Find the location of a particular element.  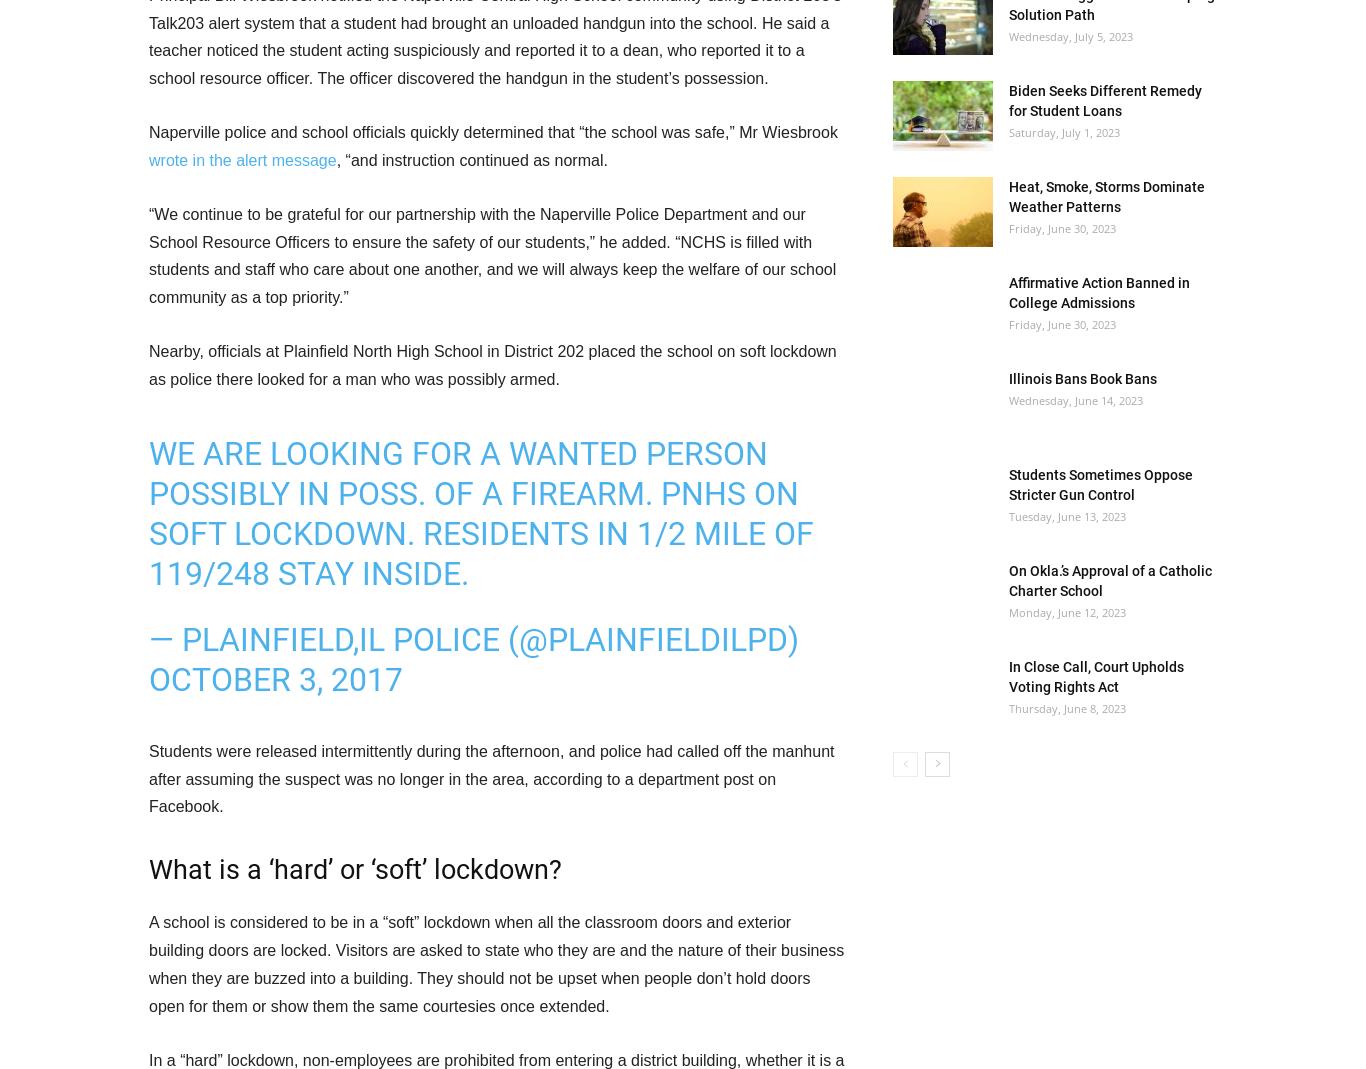

'Wednesday, July 5, 2023' is located at coordinates (1009, 35).